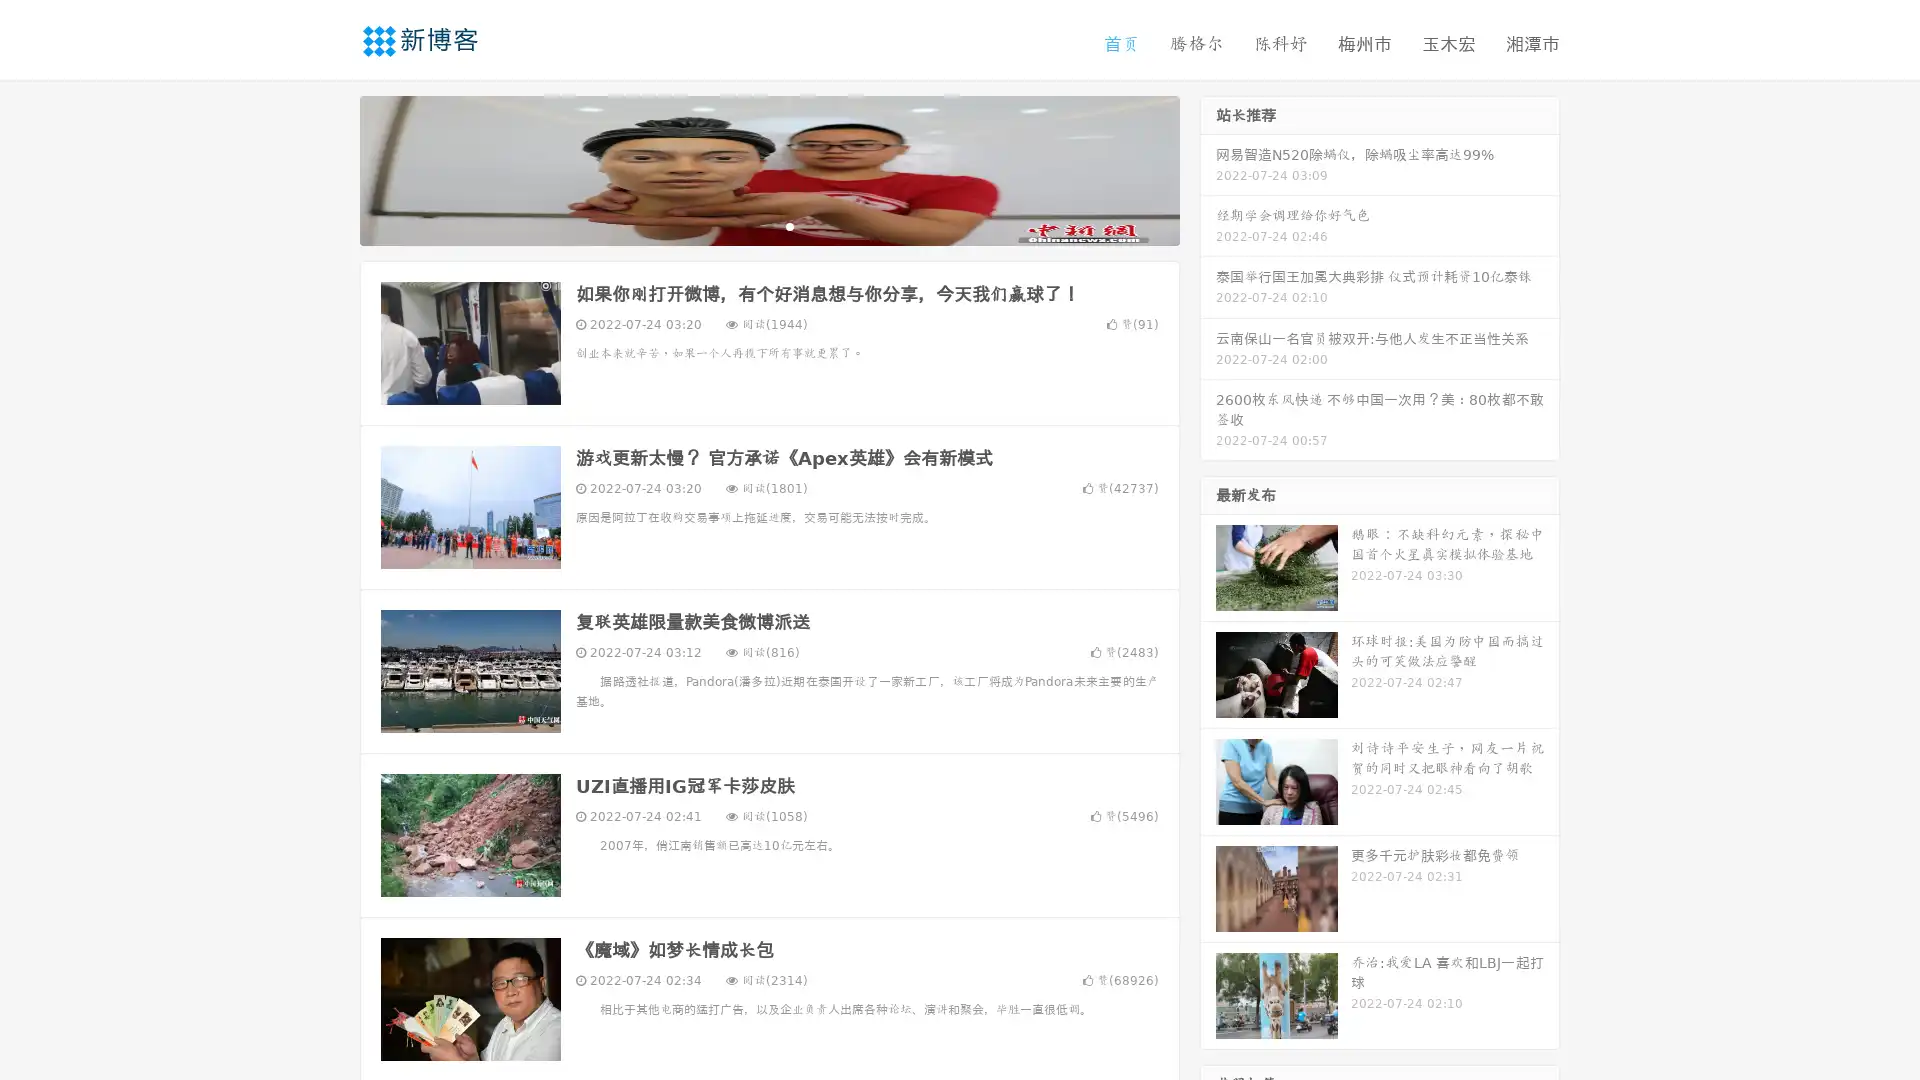  Describe the element at coordinates (768, 225) in the screenshot. I see `Go to slide 2` at that location.